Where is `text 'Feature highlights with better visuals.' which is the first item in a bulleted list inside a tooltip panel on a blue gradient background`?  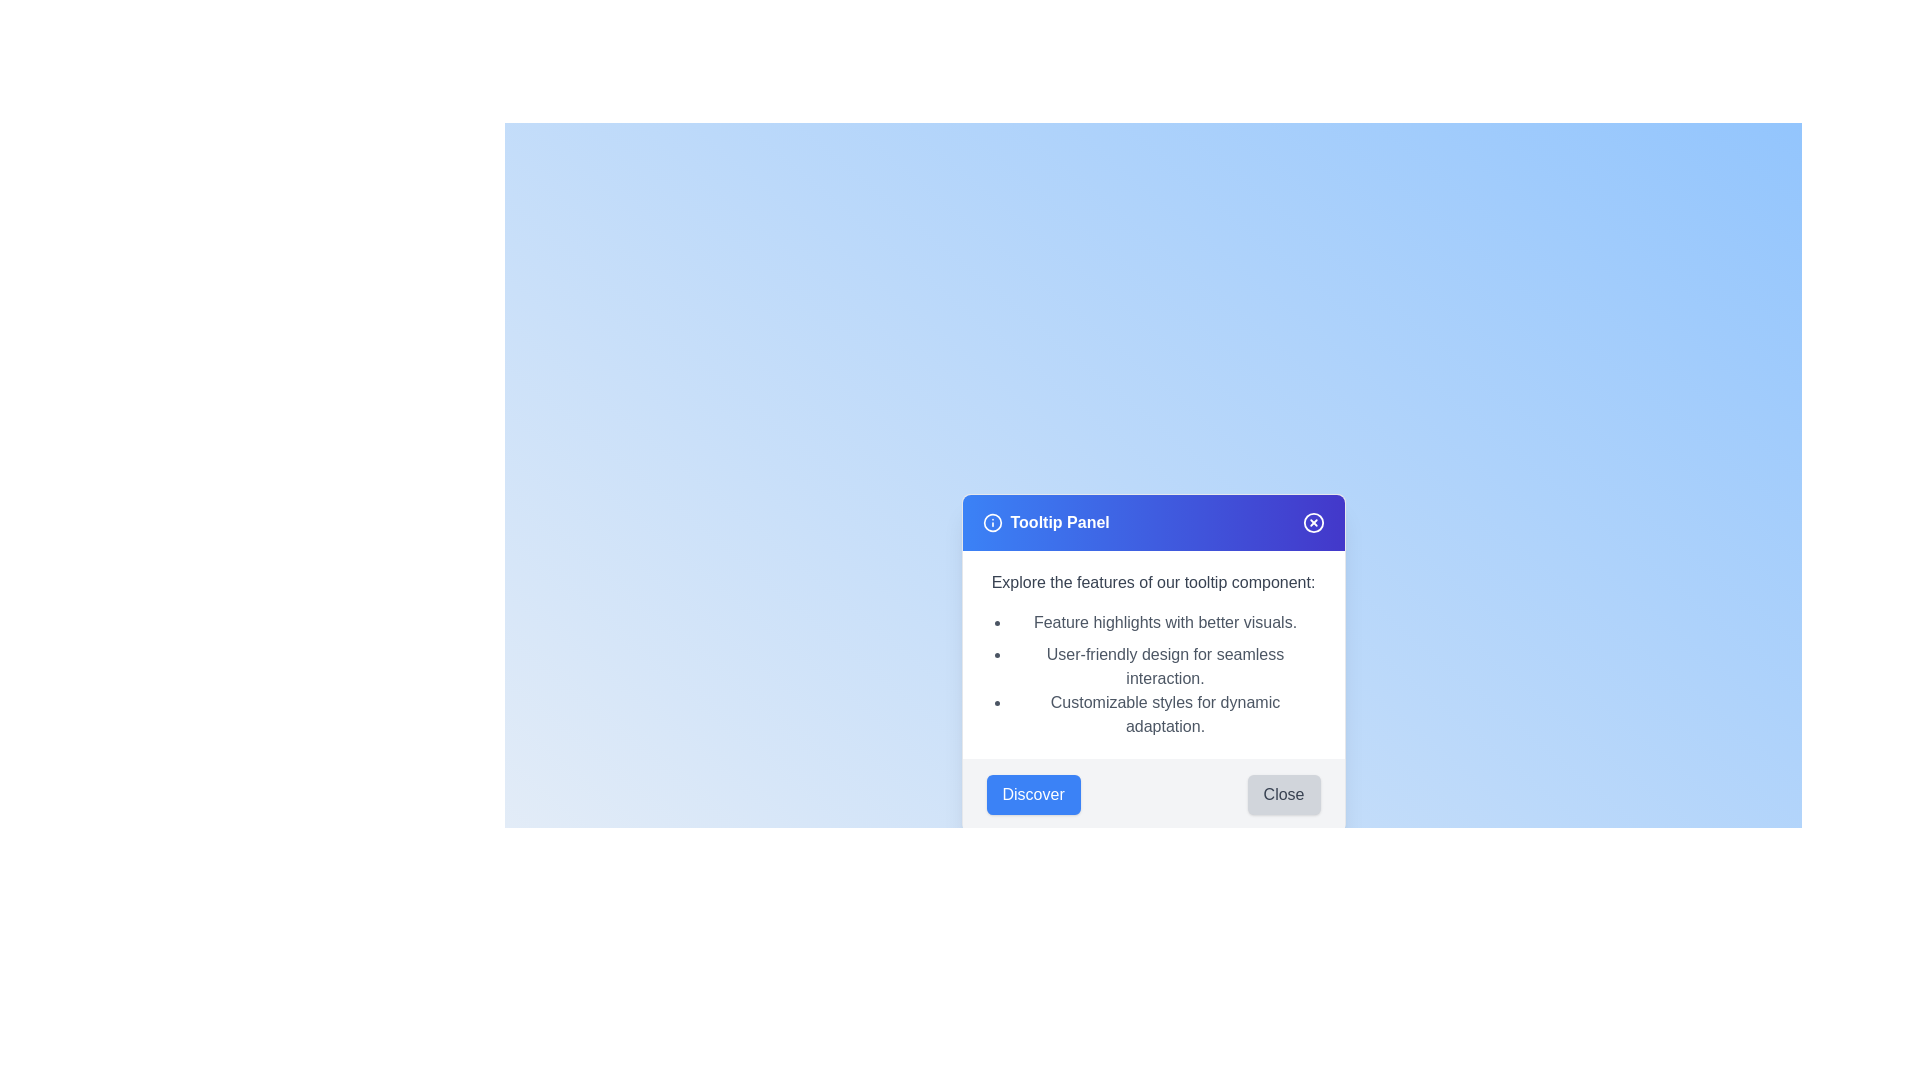
text 'Feature highlights with better visuals.' which is the first item in a bulleted list inside a tooltip panel on a blue gradient background is located at coordinates (1165, 622).